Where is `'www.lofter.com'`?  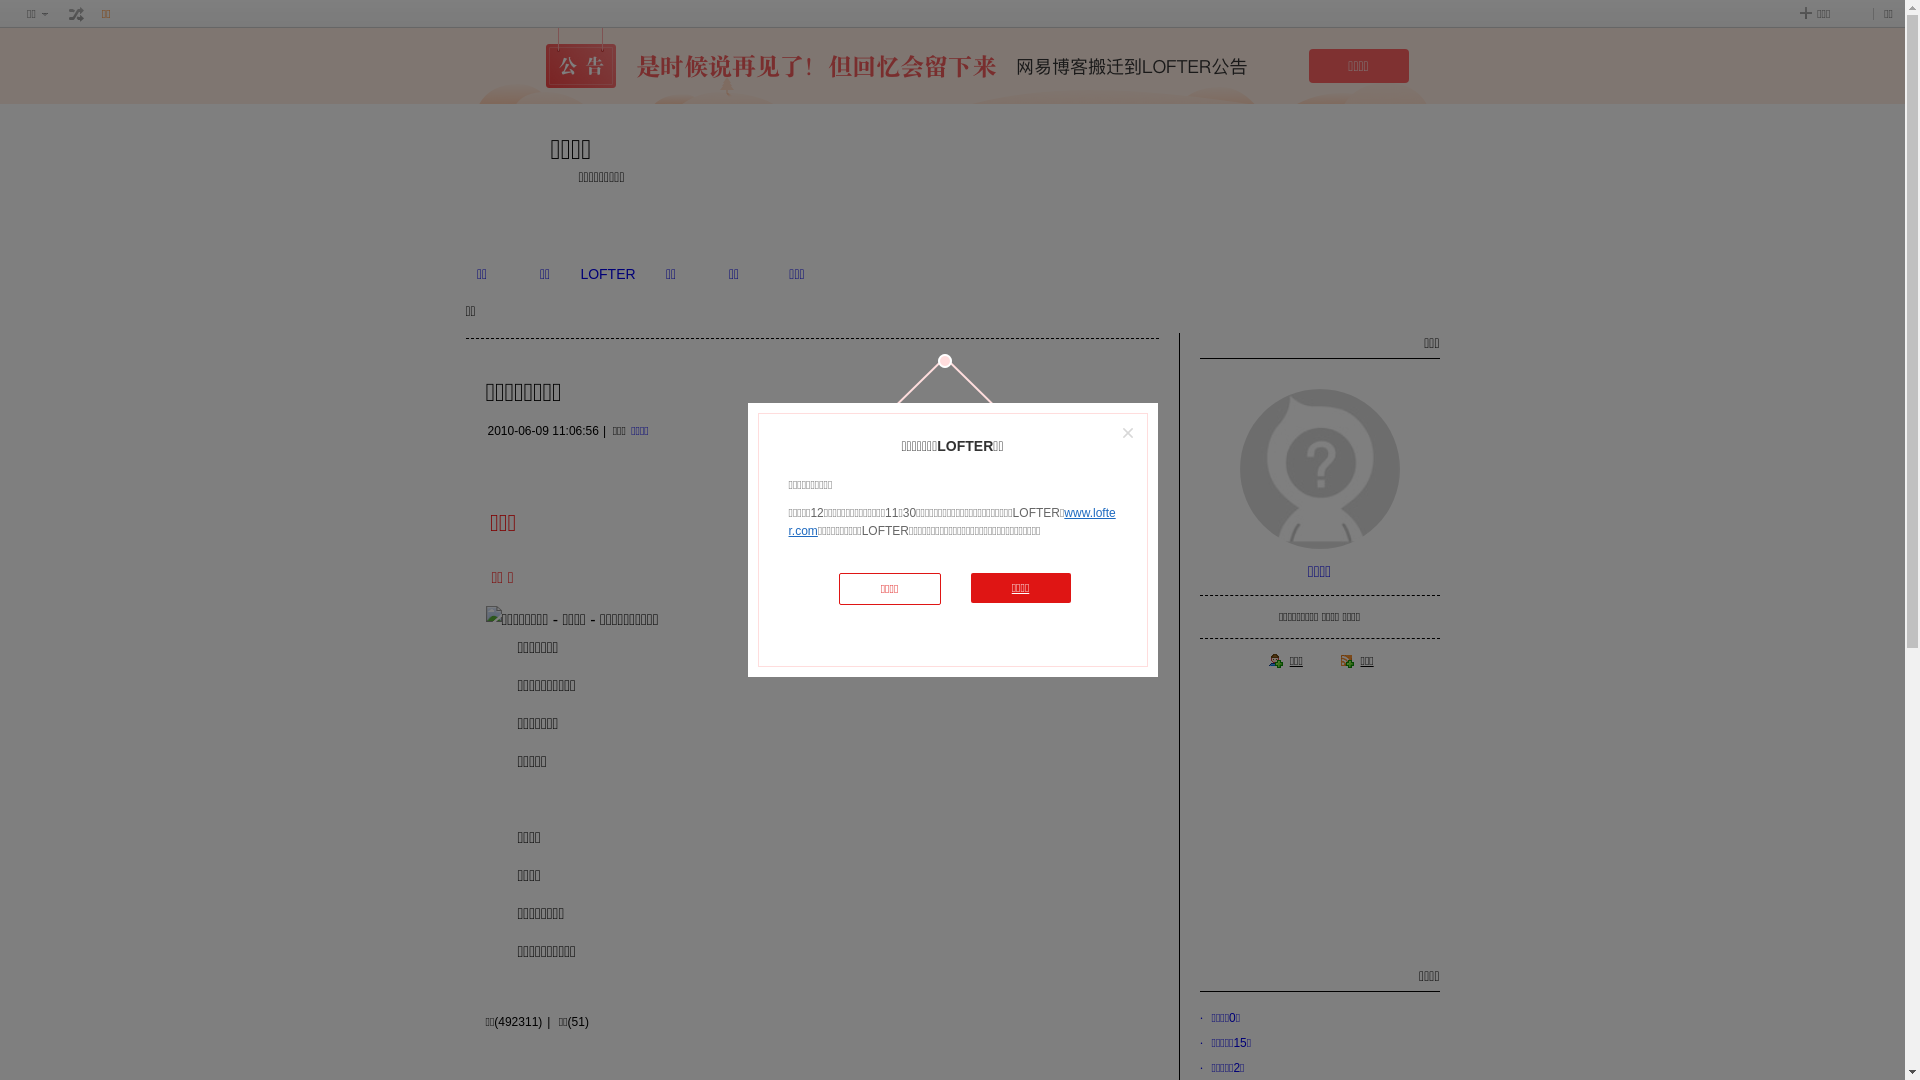
'www.lofter.com' is located at coordinates (950, 520).